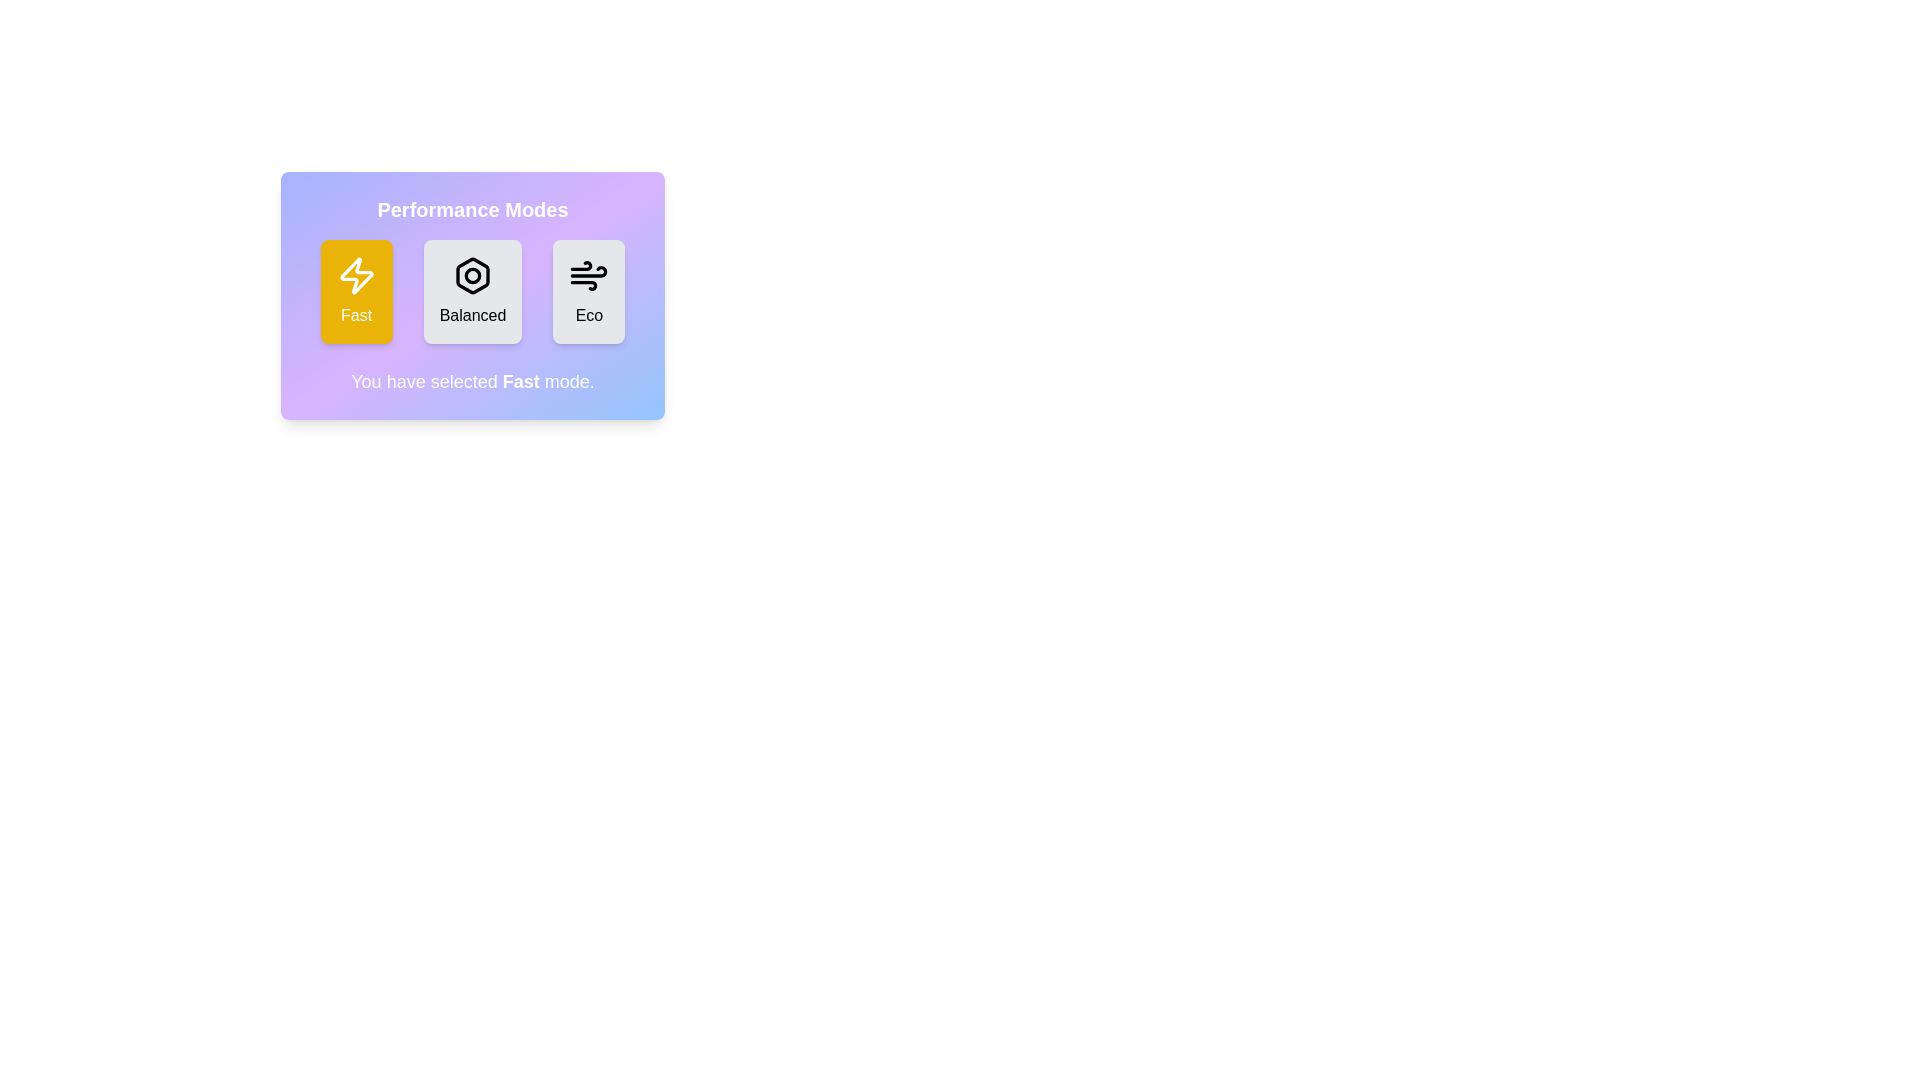  Describe the element at coordinates (472, 292) in the screenshot. I see `the button corresponding to the mode 'Balanced' to select it` at that location.